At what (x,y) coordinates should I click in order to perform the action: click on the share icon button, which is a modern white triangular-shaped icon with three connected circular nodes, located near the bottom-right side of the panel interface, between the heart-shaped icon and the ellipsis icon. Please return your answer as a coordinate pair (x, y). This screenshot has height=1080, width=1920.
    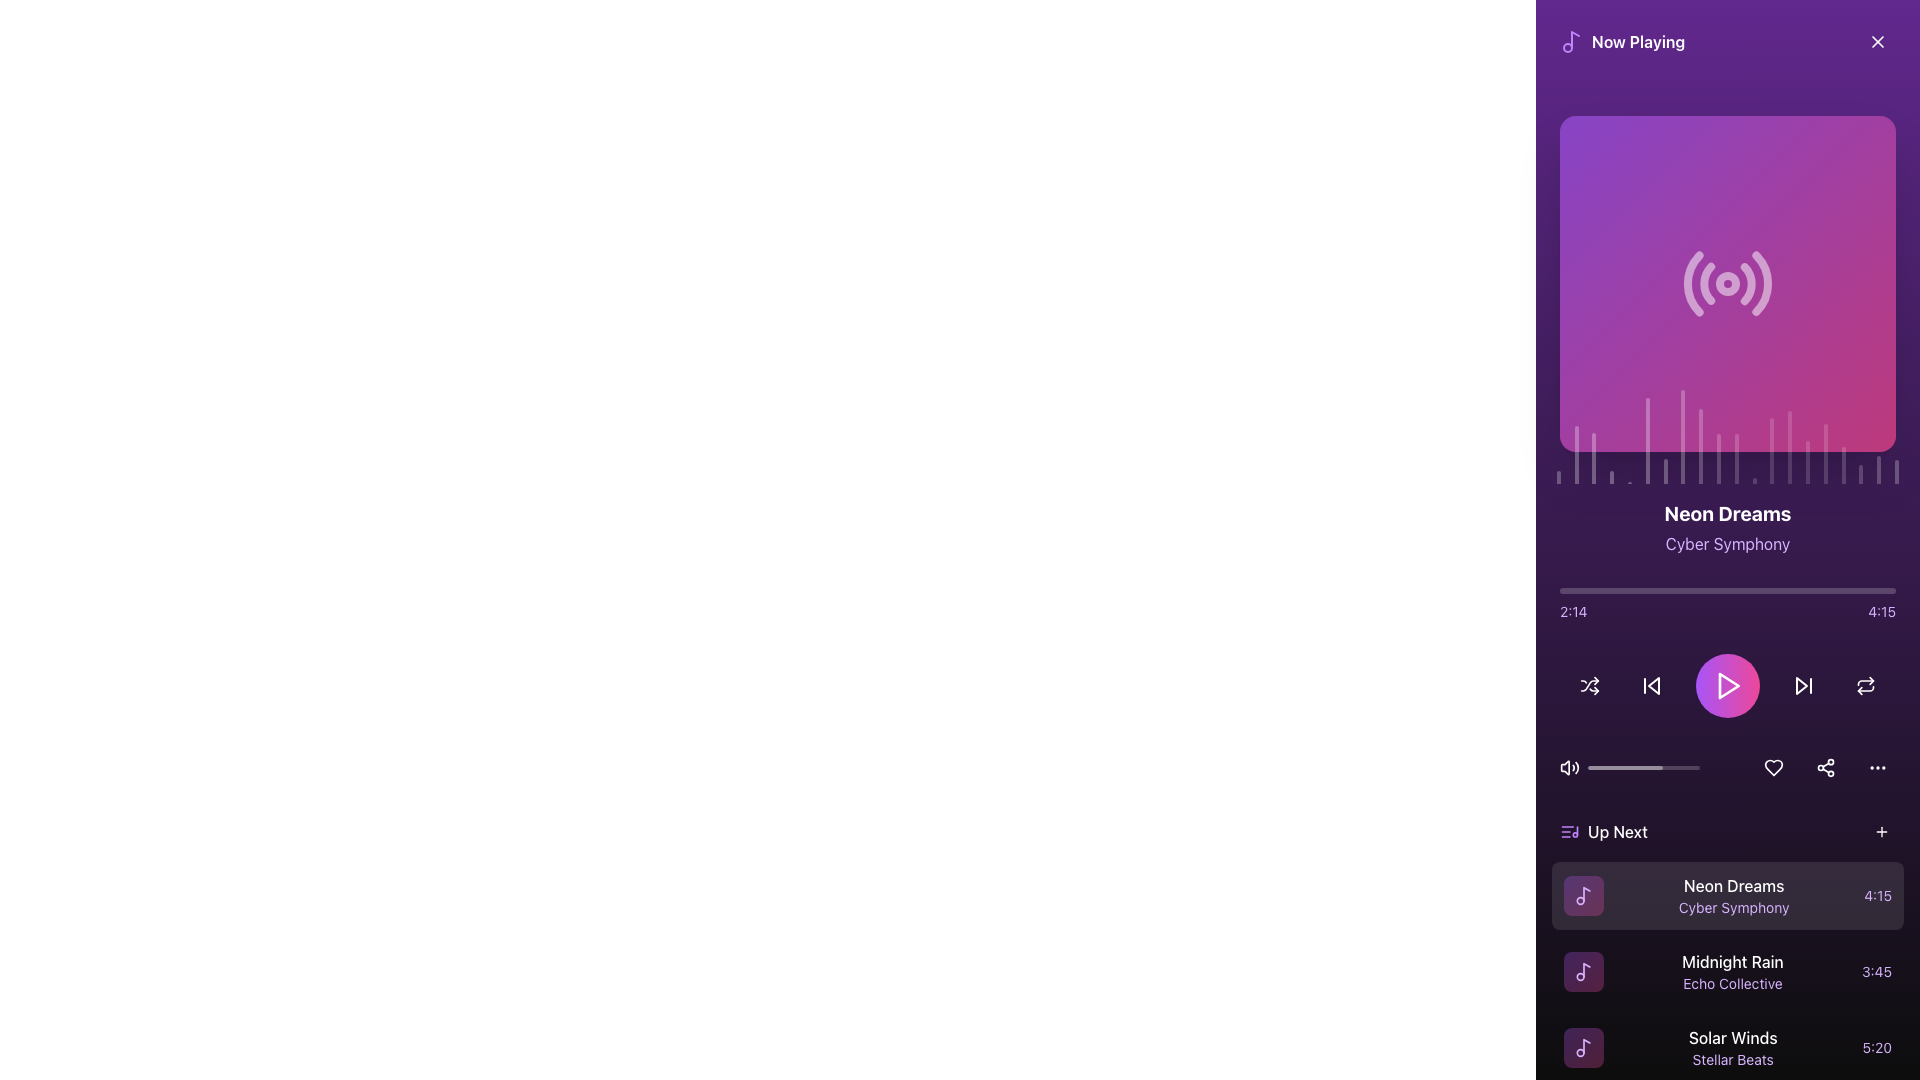
    Looking at the image, I should click on (1825, 766).